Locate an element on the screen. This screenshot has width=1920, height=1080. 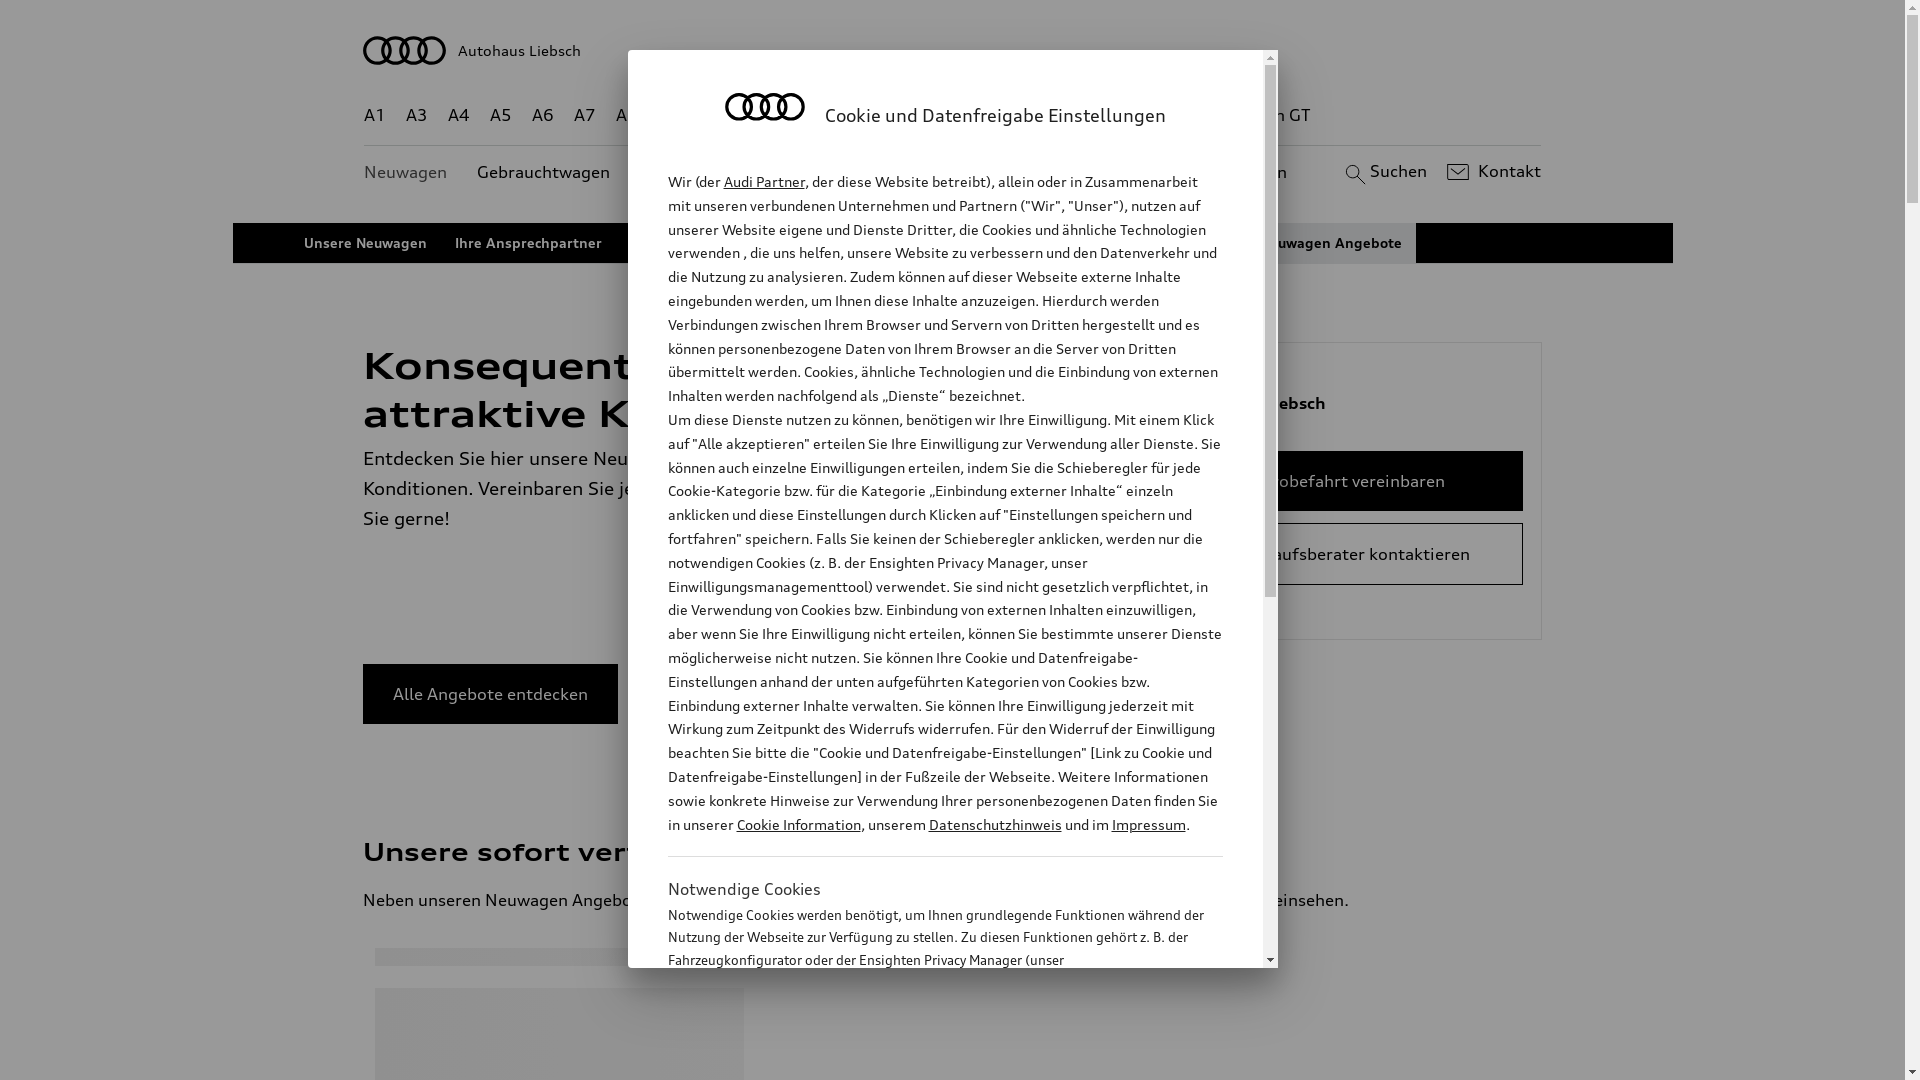
'Q2' is located at coordinates (669, 115).